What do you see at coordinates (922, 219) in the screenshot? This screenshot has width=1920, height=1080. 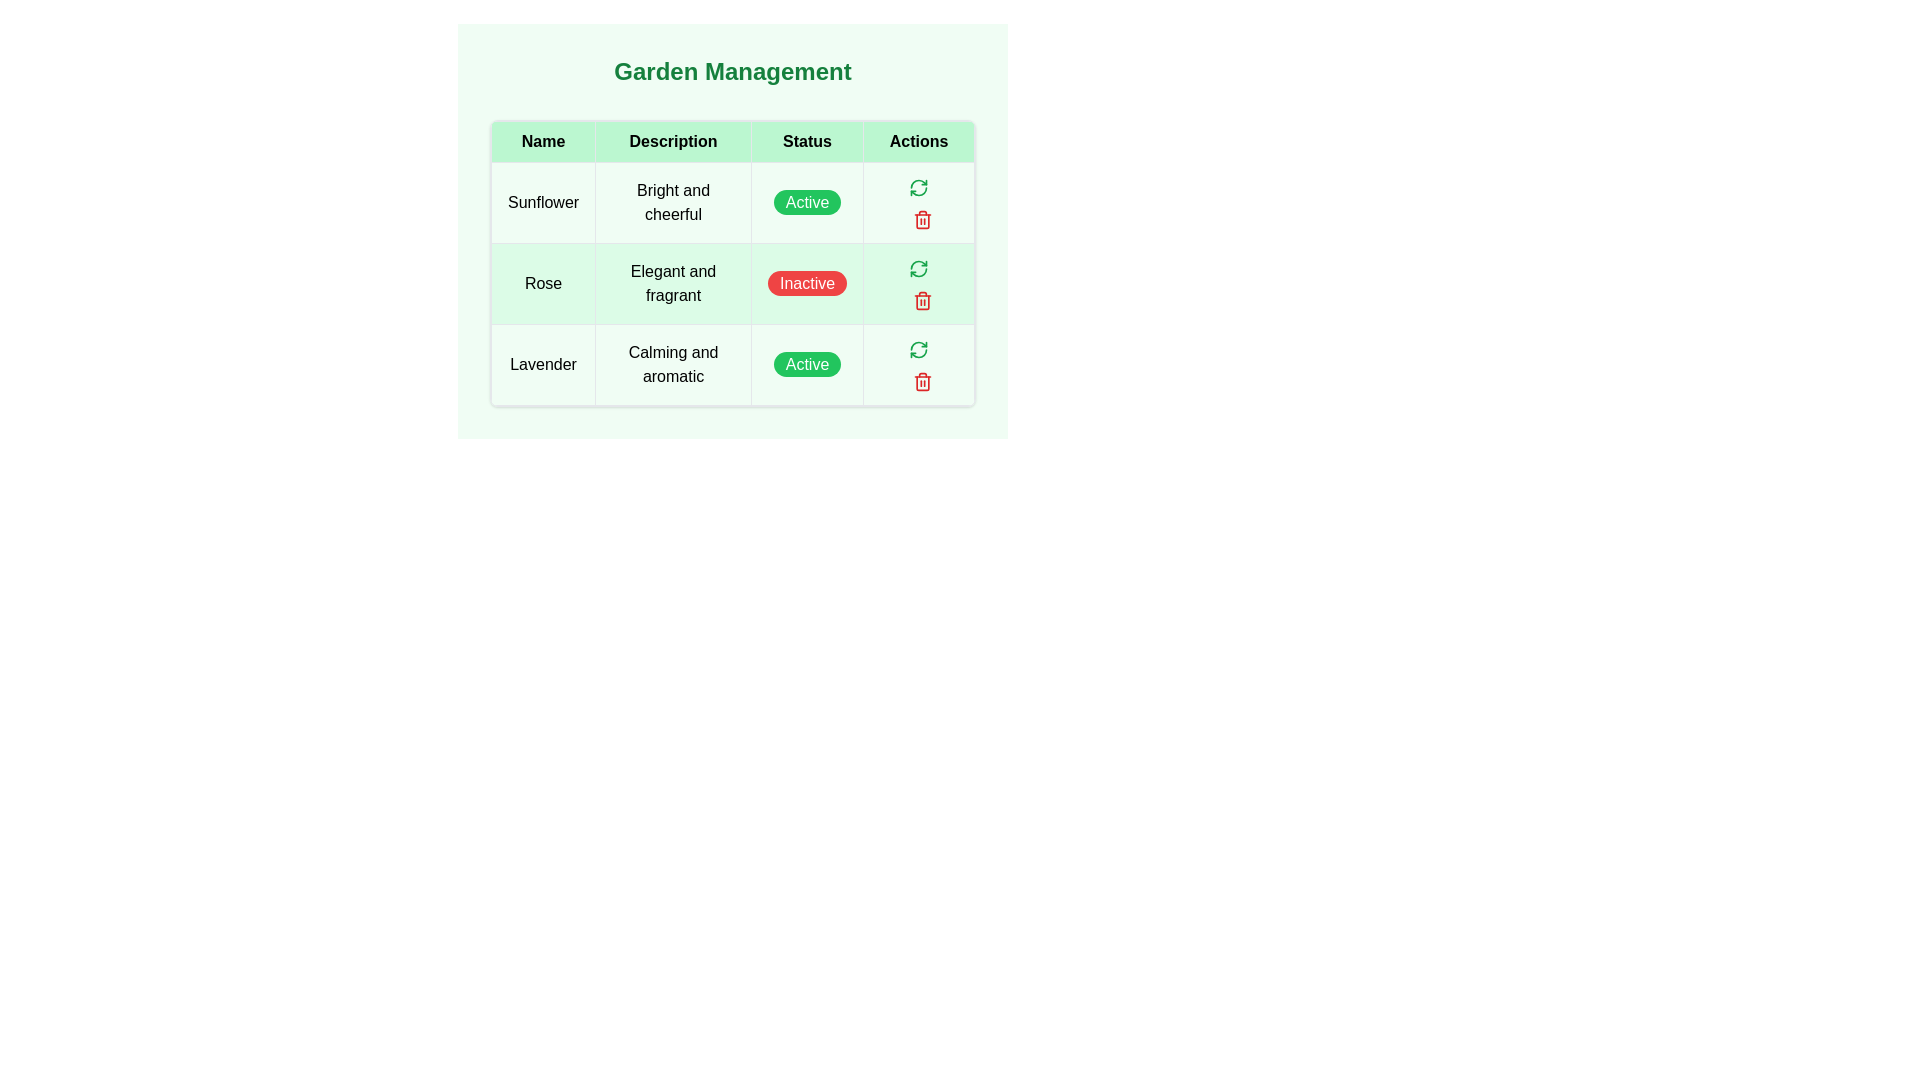 I see `the trashcan icon button with red outlines located in the Actions column of the second row (titled 'Rose')` at bounding box center [922, 219].